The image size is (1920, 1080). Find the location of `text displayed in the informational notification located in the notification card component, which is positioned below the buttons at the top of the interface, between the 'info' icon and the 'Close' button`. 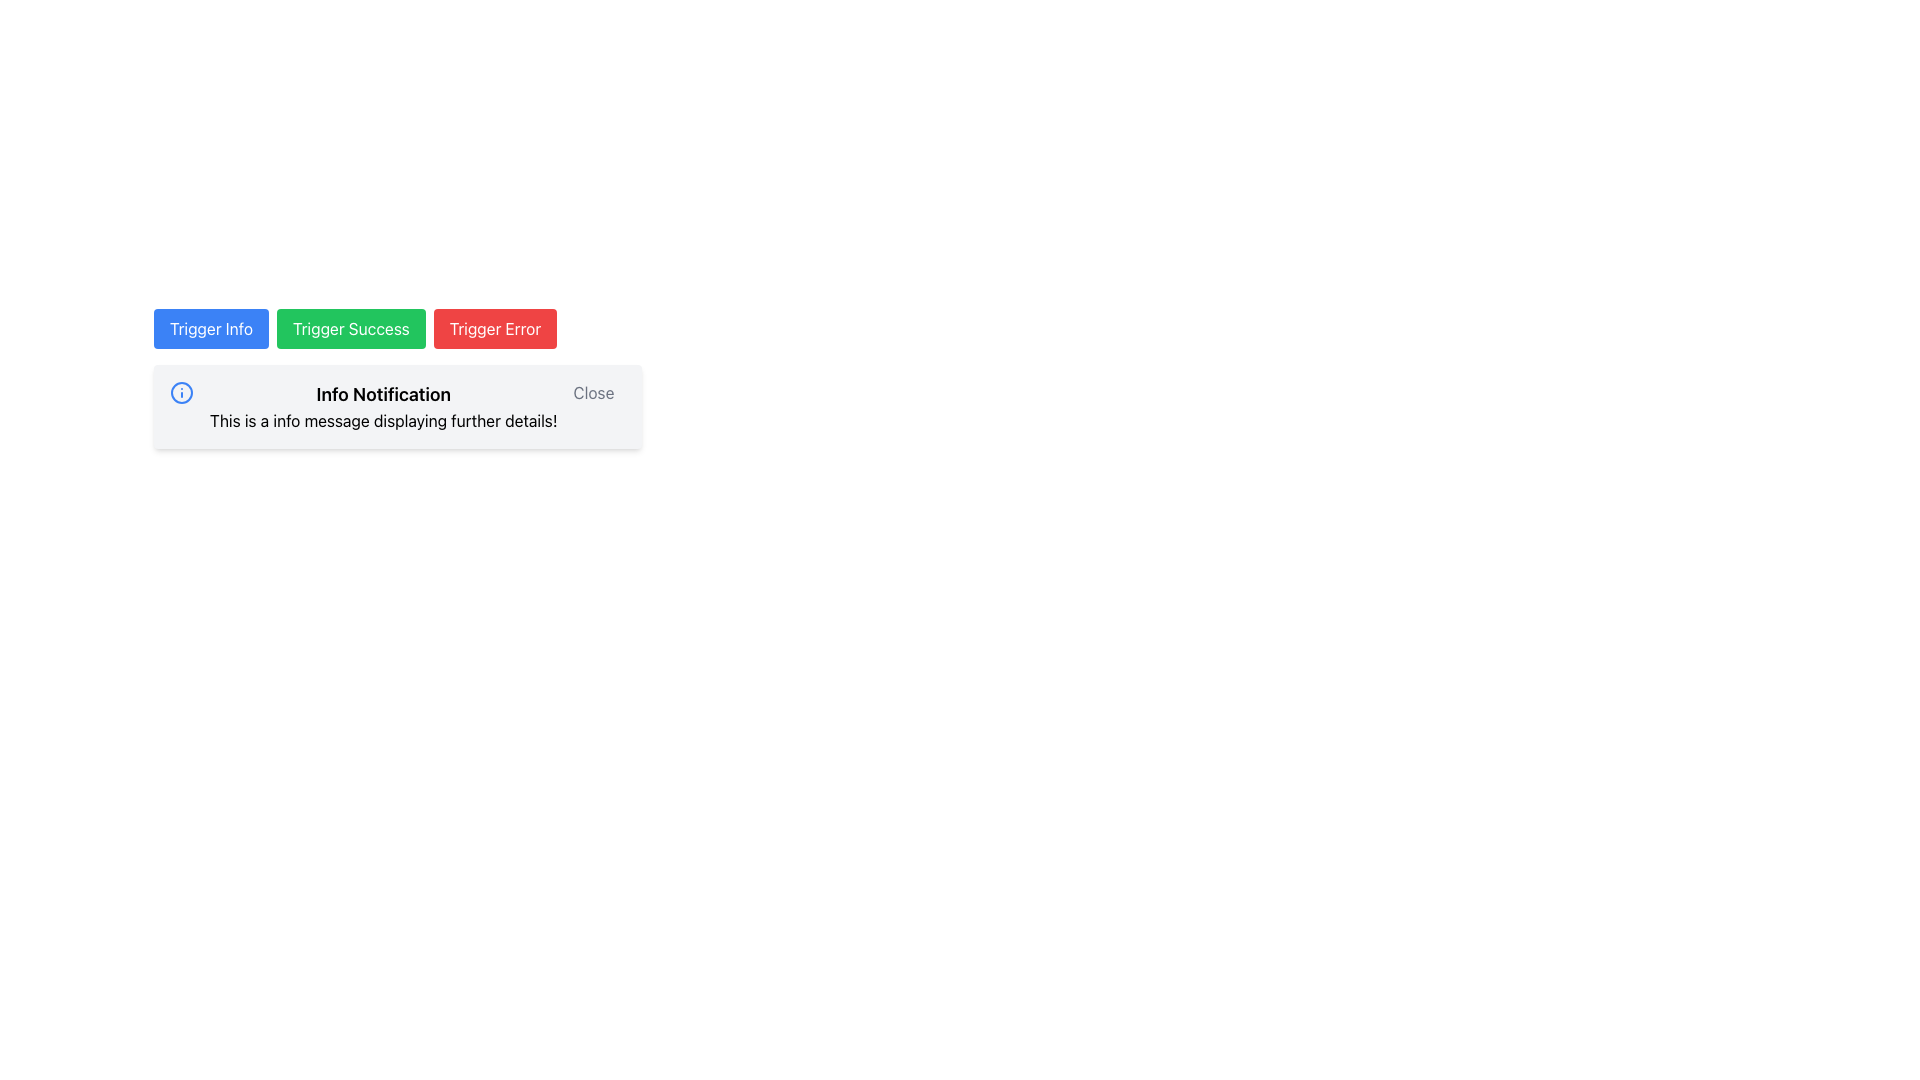

text displayed in the informational notification located in the notification card component, which is positioned below the buttons at the top of the interface, between the 'info' icon and the 'Close' button is located at coordinates (383, 406).